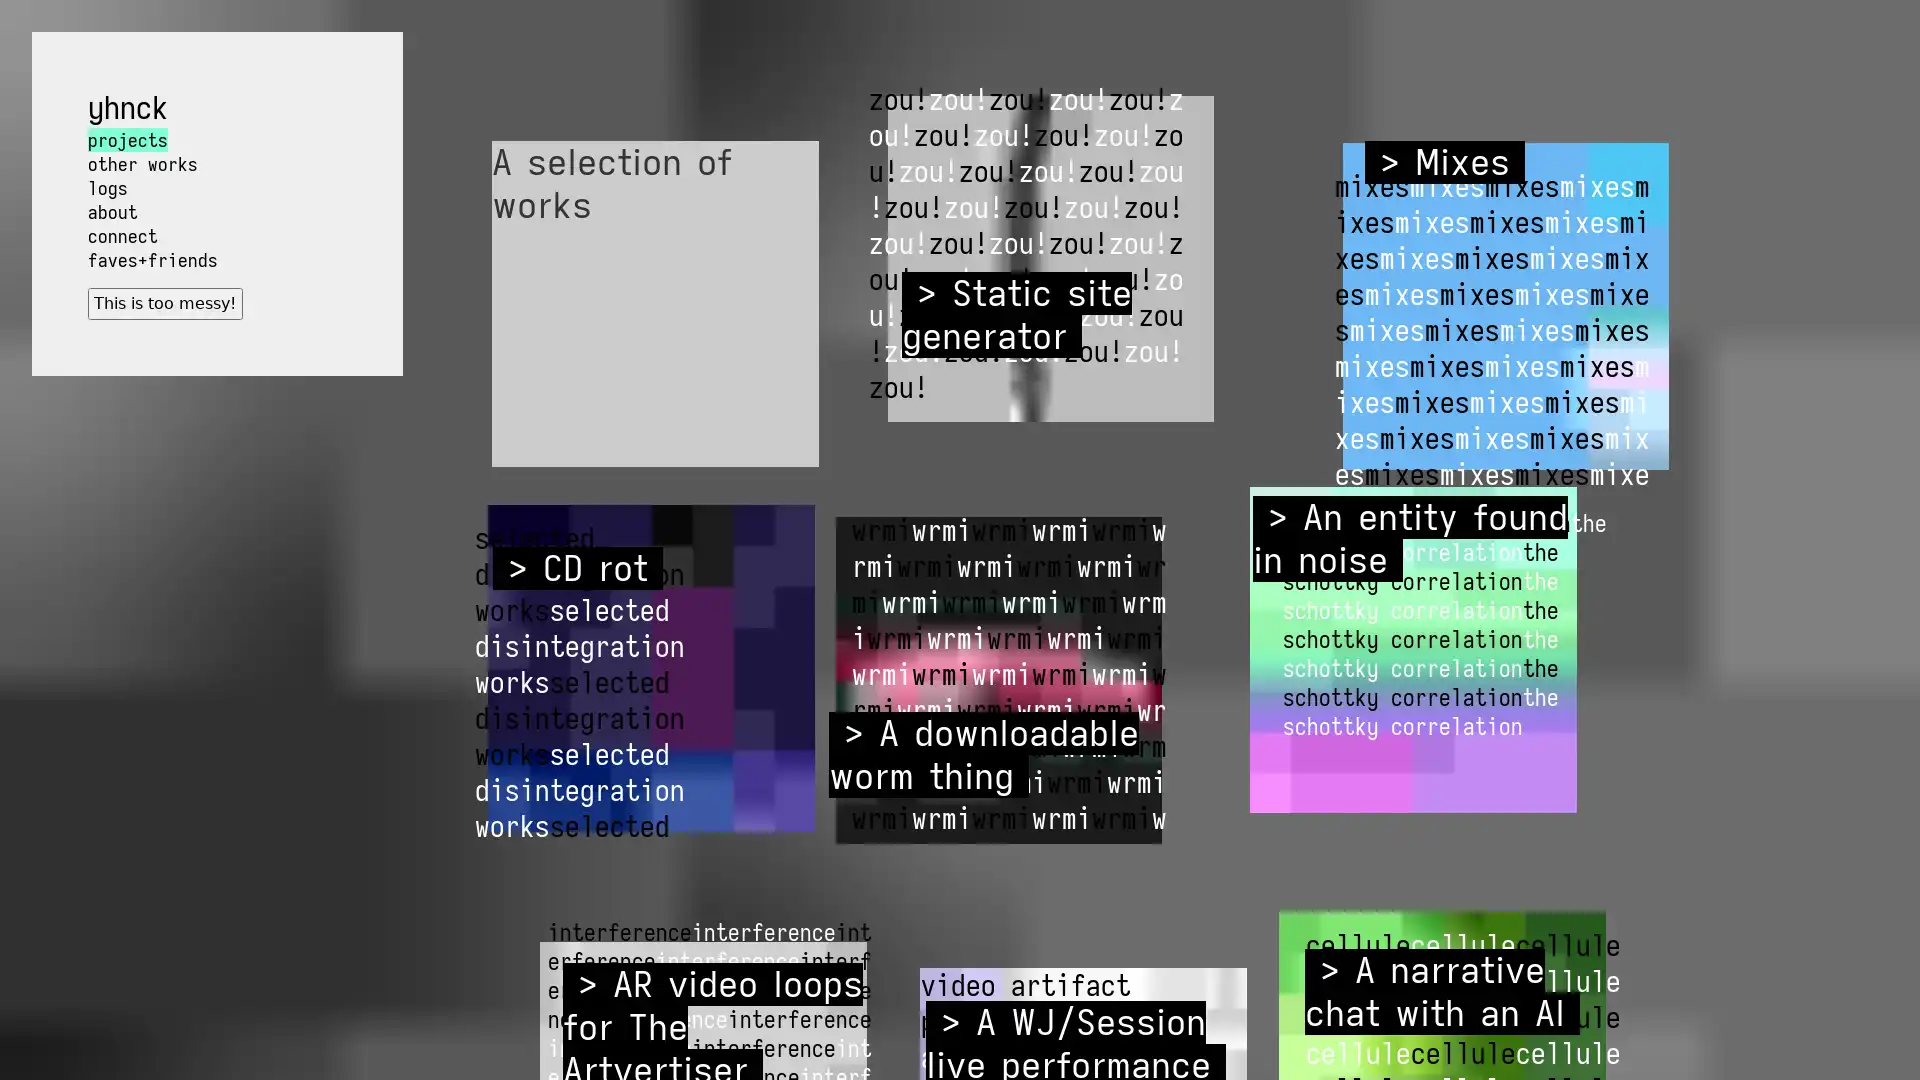 The image size is (1920, 1080). Describe the element at coordinates (164, 303) in the screenshot. I see `This is too messy!` at that location.